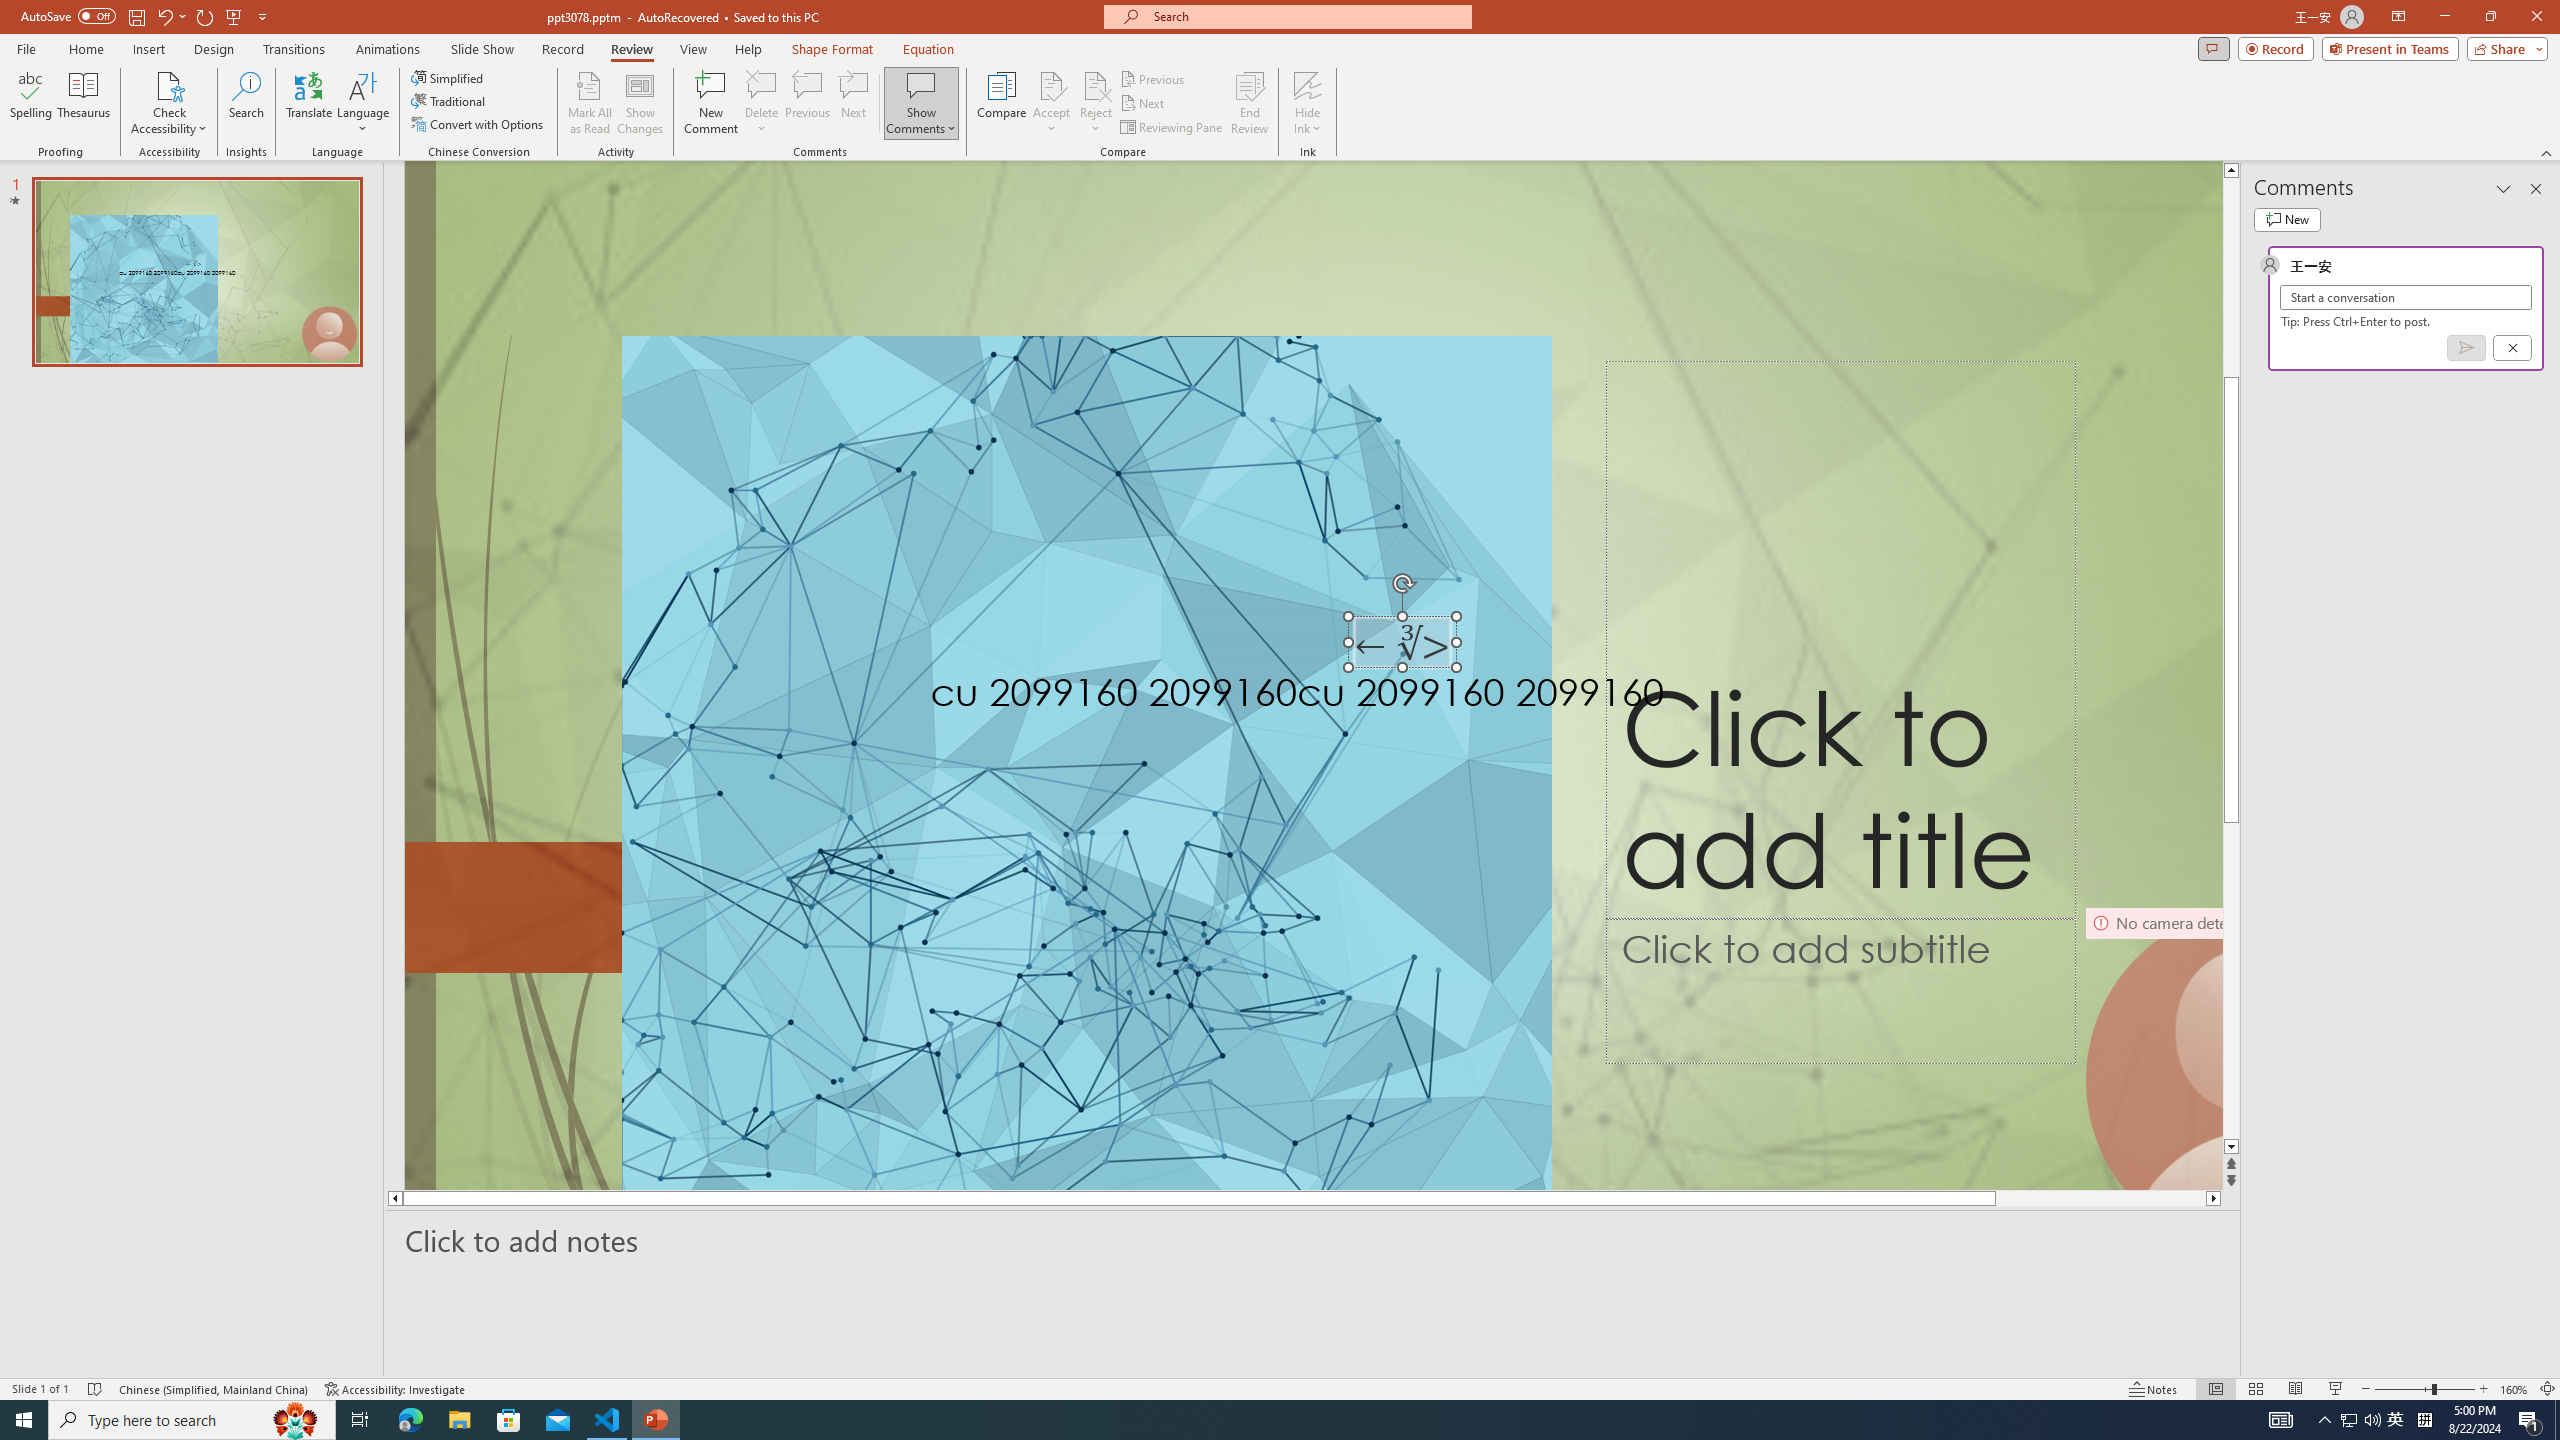  I want to click on 'Convert with Options...', so click(477, 122).